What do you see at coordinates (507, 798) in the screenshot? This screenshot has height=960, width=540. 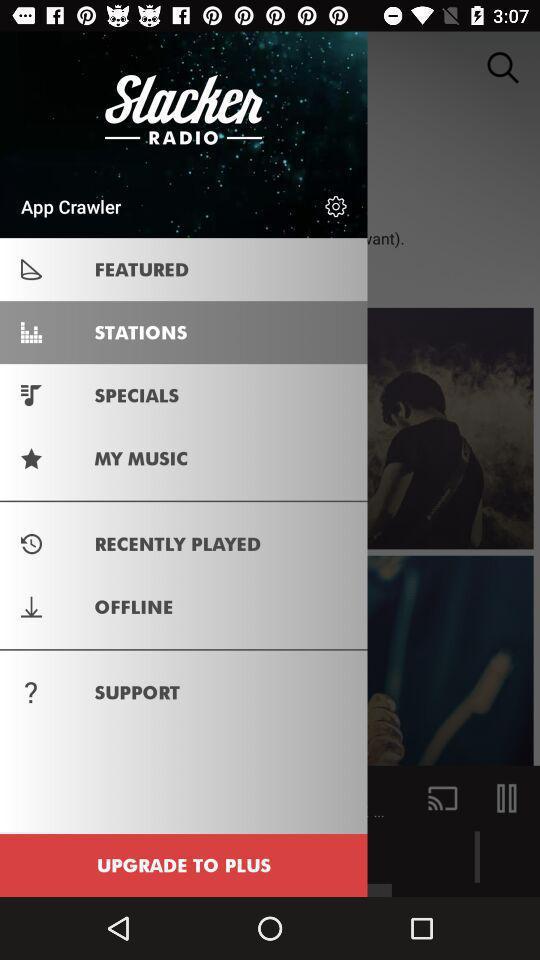 I see `the pause icon` at bounding box center [507, 798].